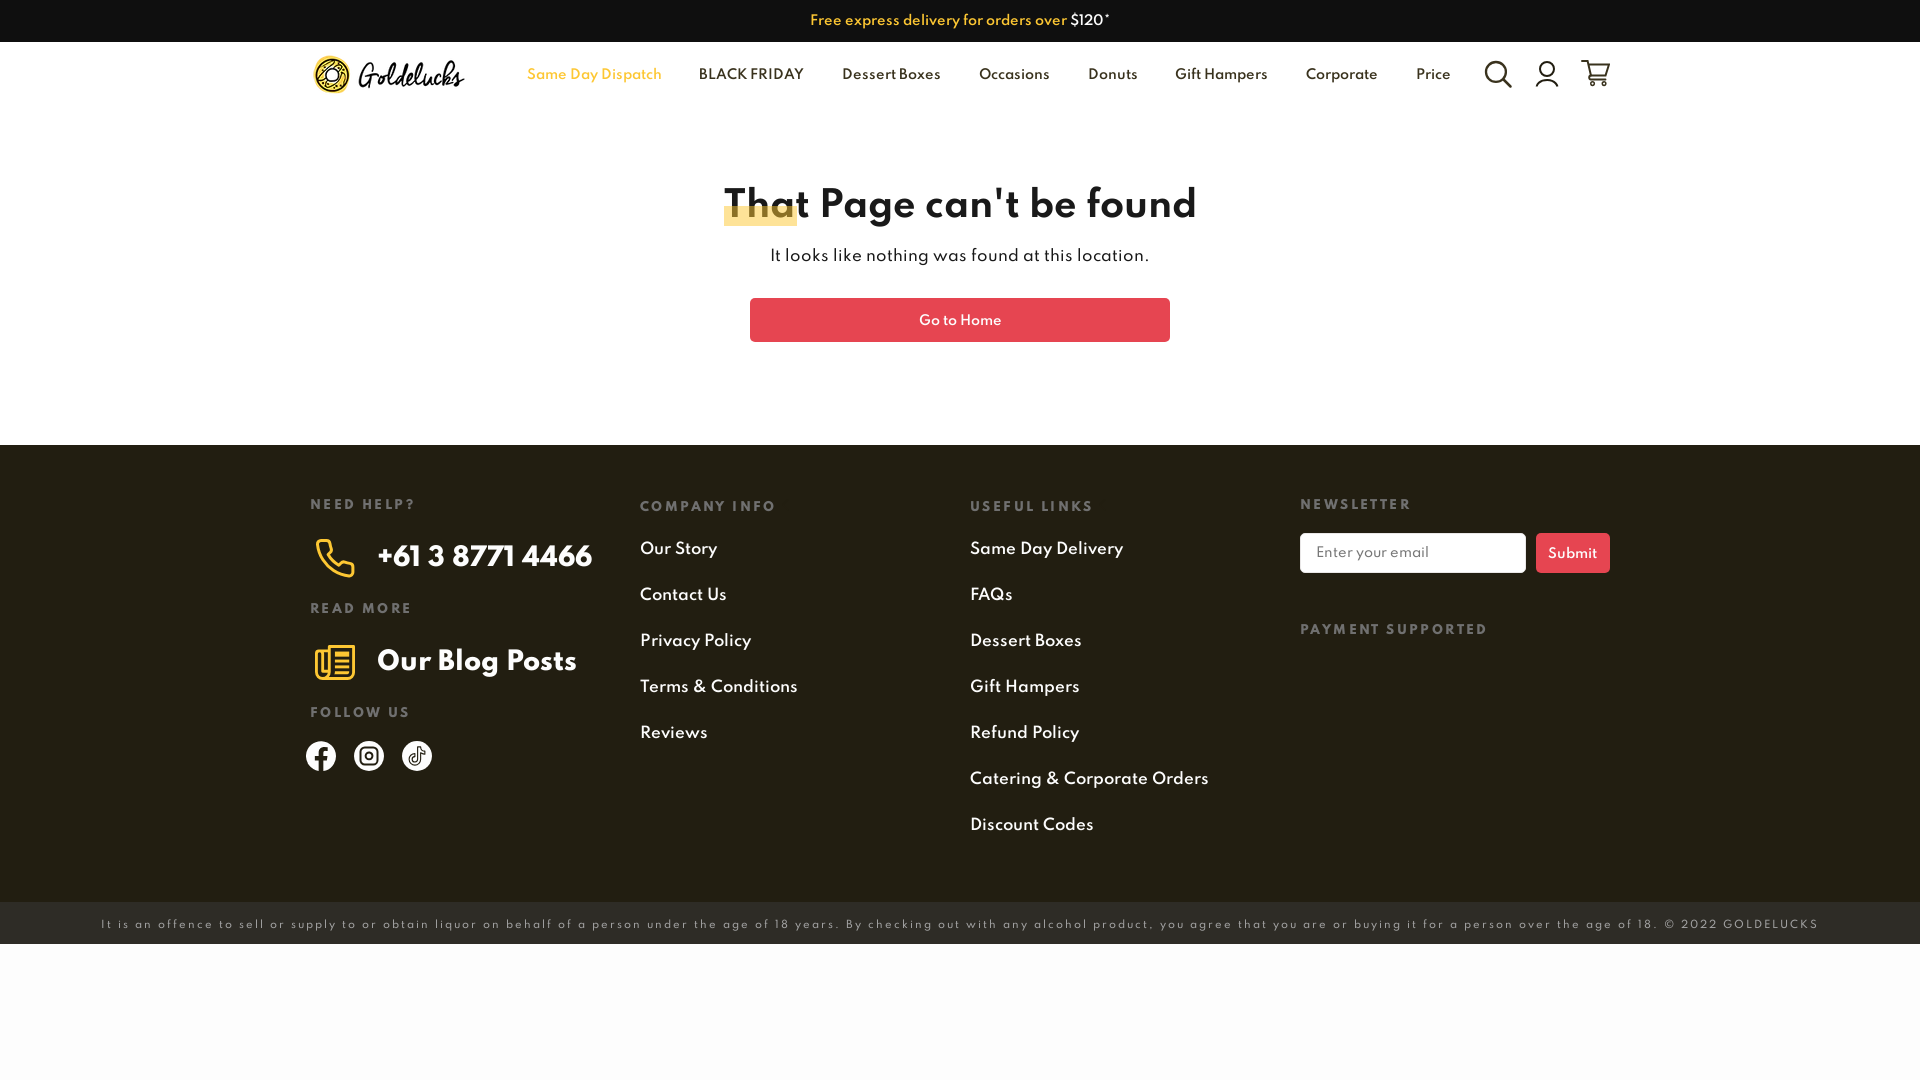 The height and width of the screenshot is (1080, 1920). Describe the element at coordinates (1088, 778) in the screenshot. I see `'Catering & Corporate Orders'` at that location.